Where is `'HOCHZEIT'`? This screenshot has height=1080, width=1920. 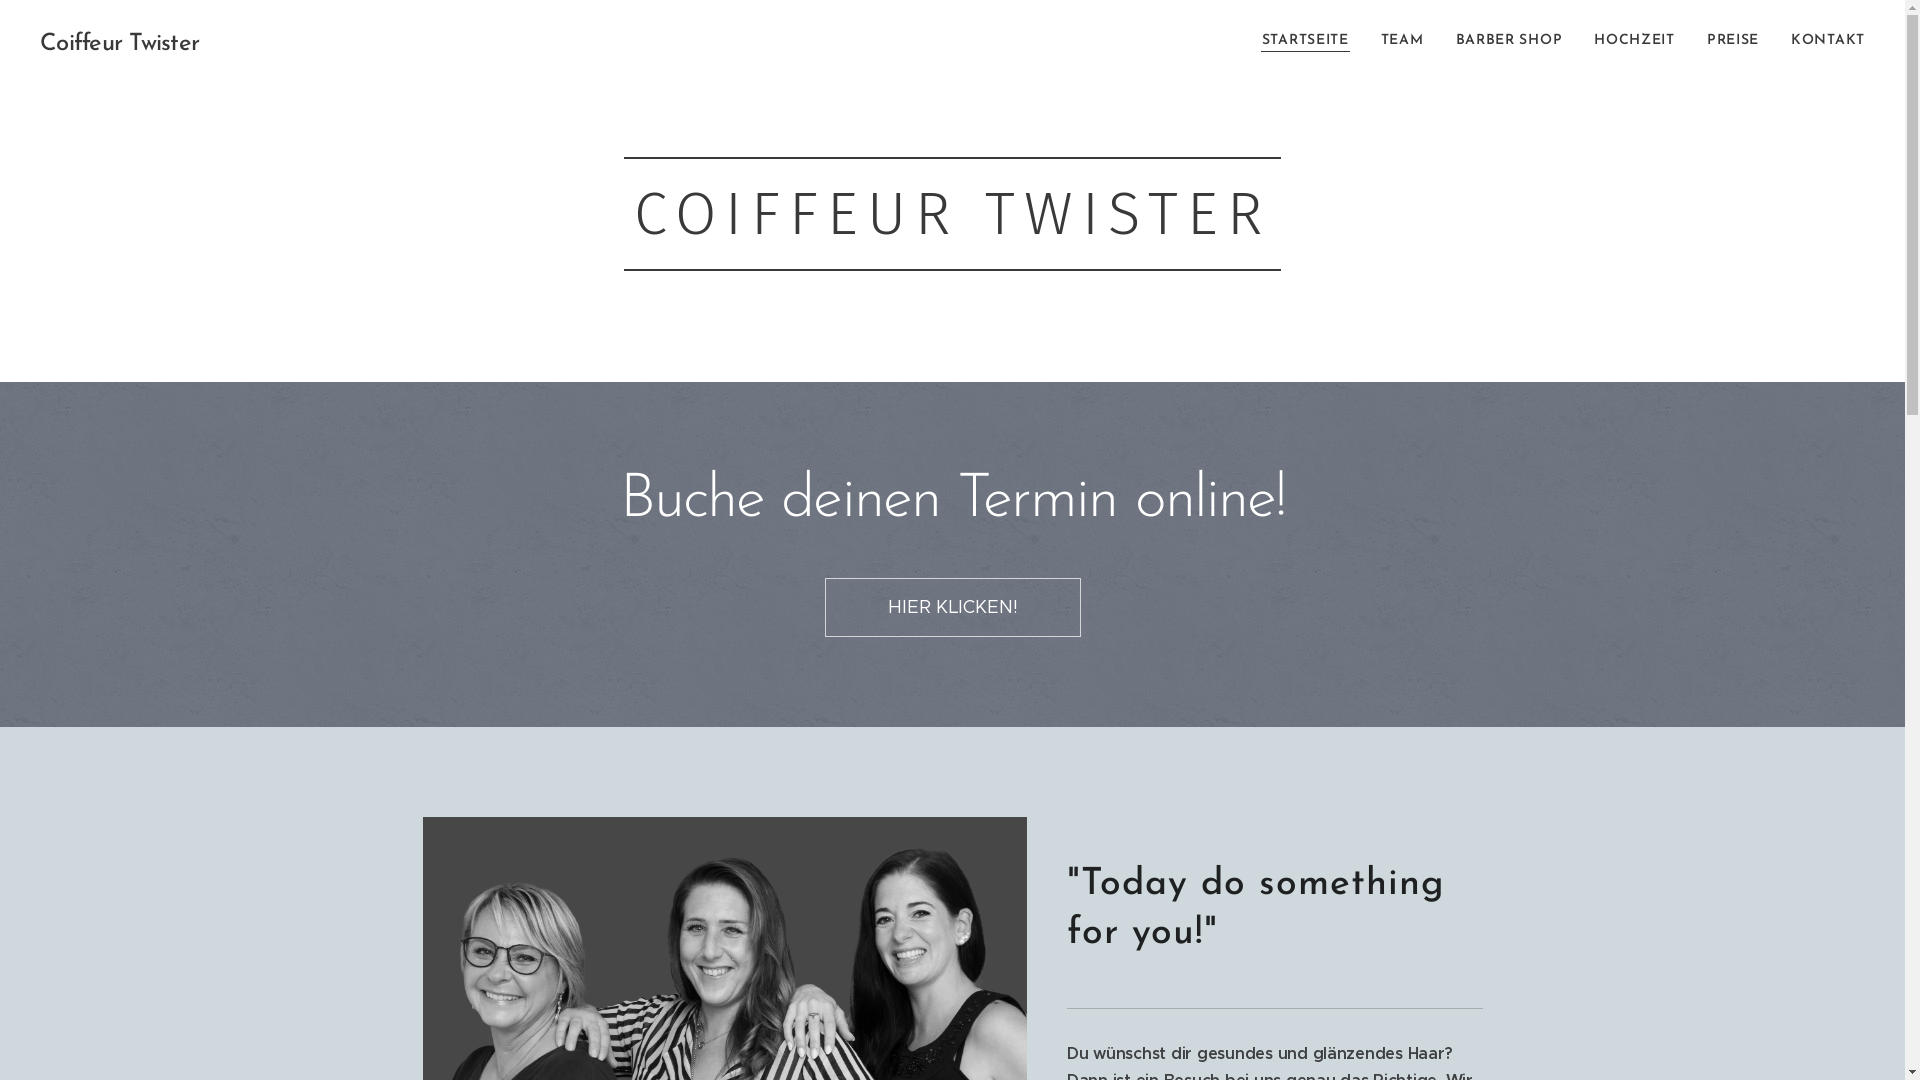 'HOCHZEIT' is located at coordinates (1634, 41).